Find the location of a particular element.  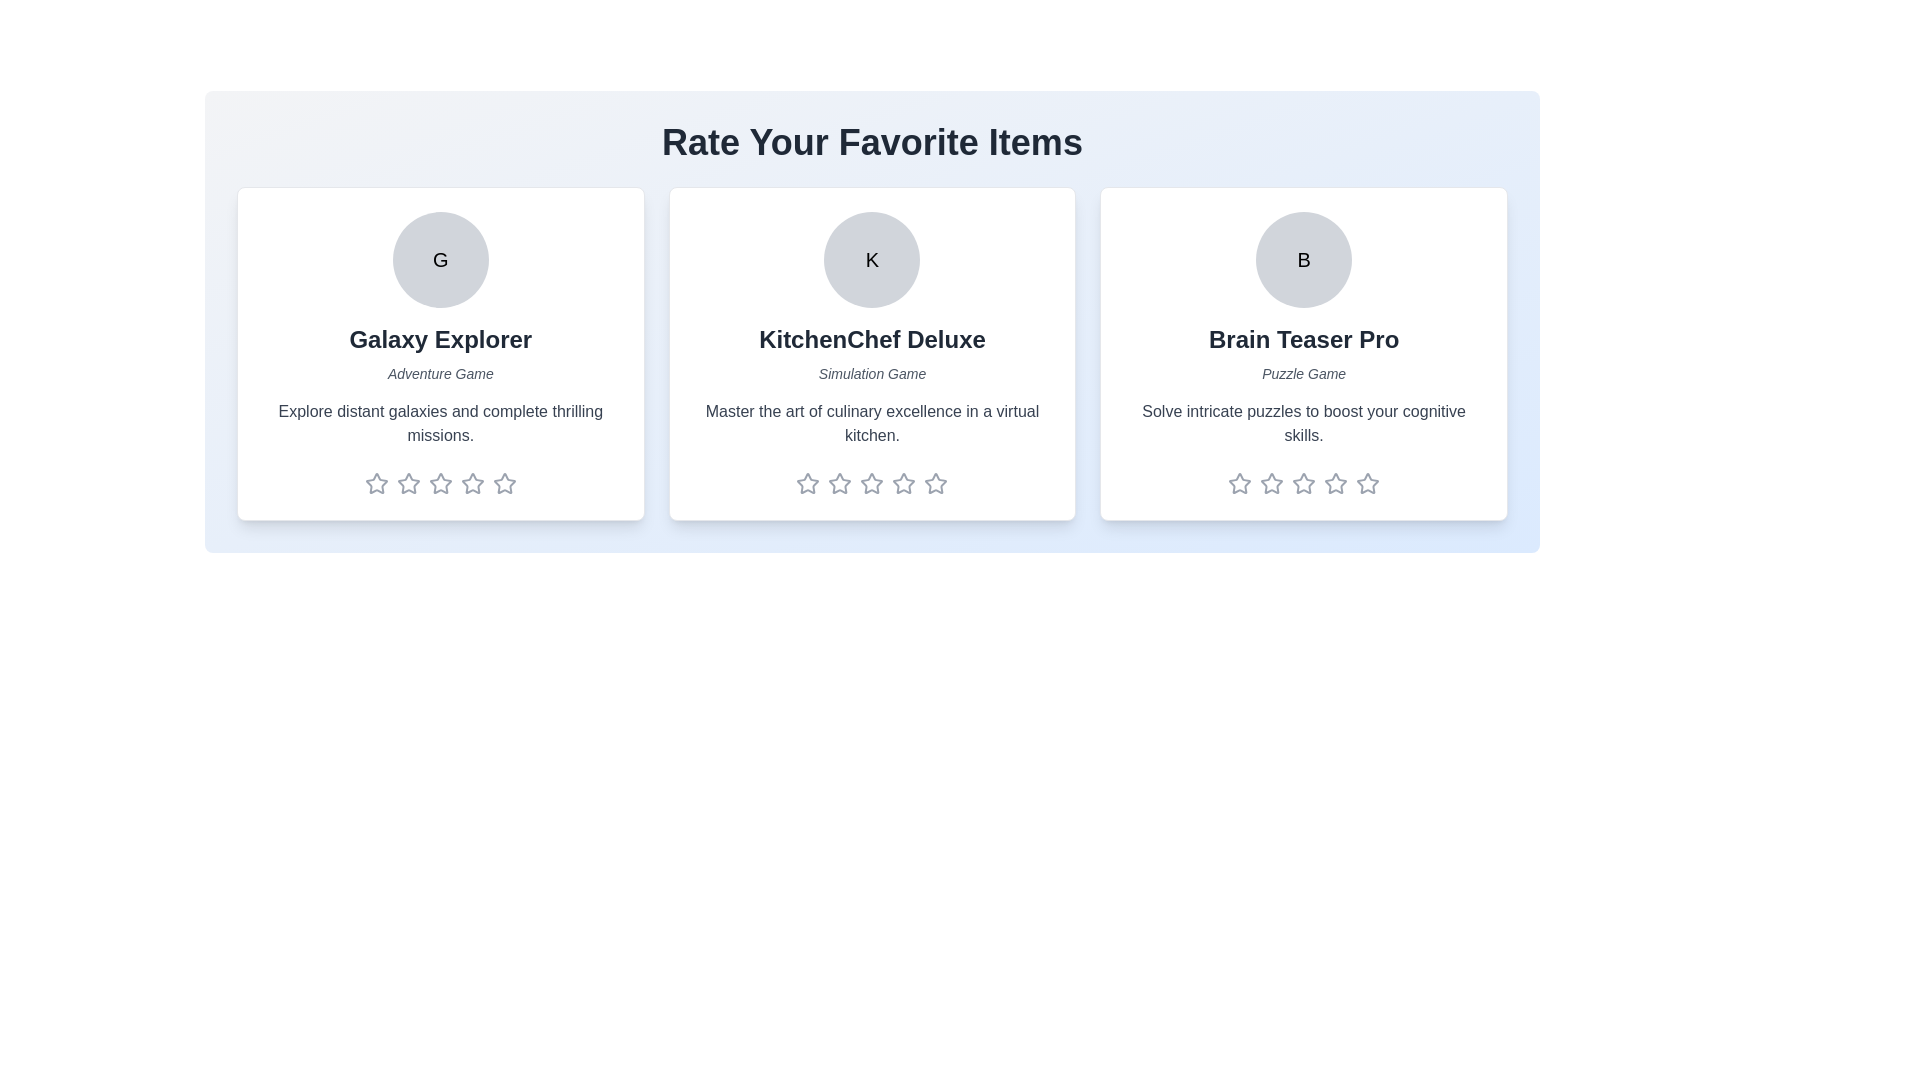

the rating of the item to 1 stars by clicking on the corresponding star is located at coordinates (376, 483).